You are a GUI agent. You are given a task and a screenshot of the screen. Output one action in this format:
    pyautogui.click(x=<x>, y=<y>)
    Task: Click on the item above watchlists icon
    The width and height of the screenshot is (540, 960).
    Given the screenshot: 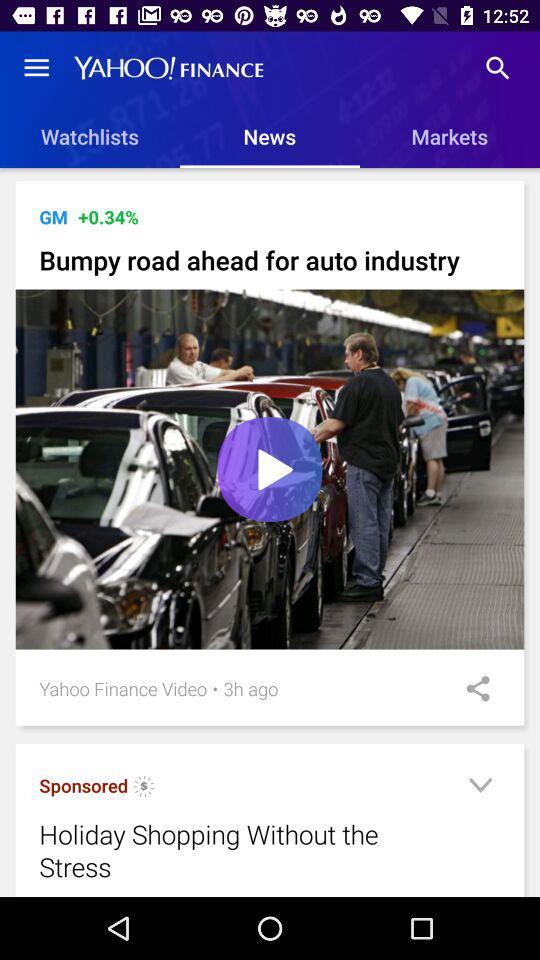 What is the action you would take?
    pyautogui.click(x=36, y=68)
    